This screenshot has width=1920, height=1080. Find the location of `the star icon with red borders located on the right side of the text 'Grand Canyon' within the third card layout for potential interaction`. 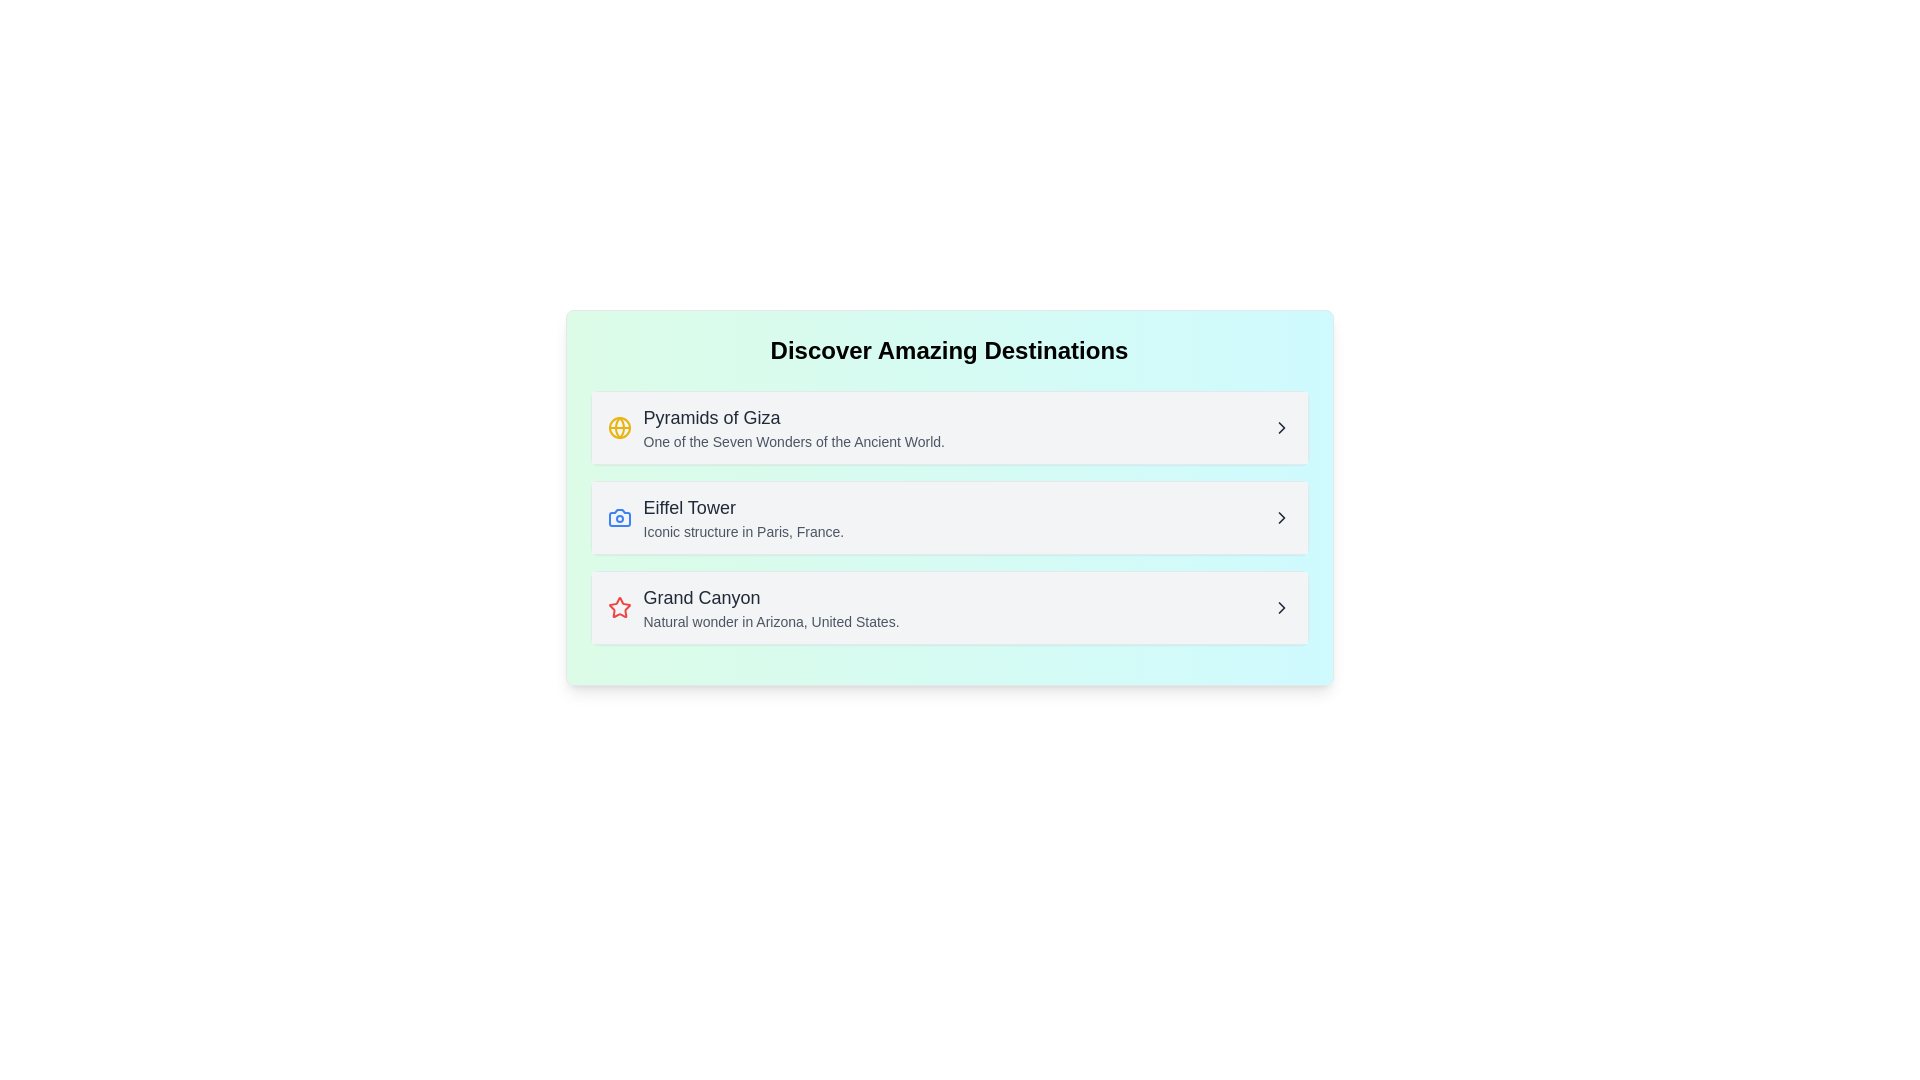

the star icon with red borders located on the right side of the text 'Grand Canyon' within the third card layout for potential interaction is located at coordinates (618, 606).